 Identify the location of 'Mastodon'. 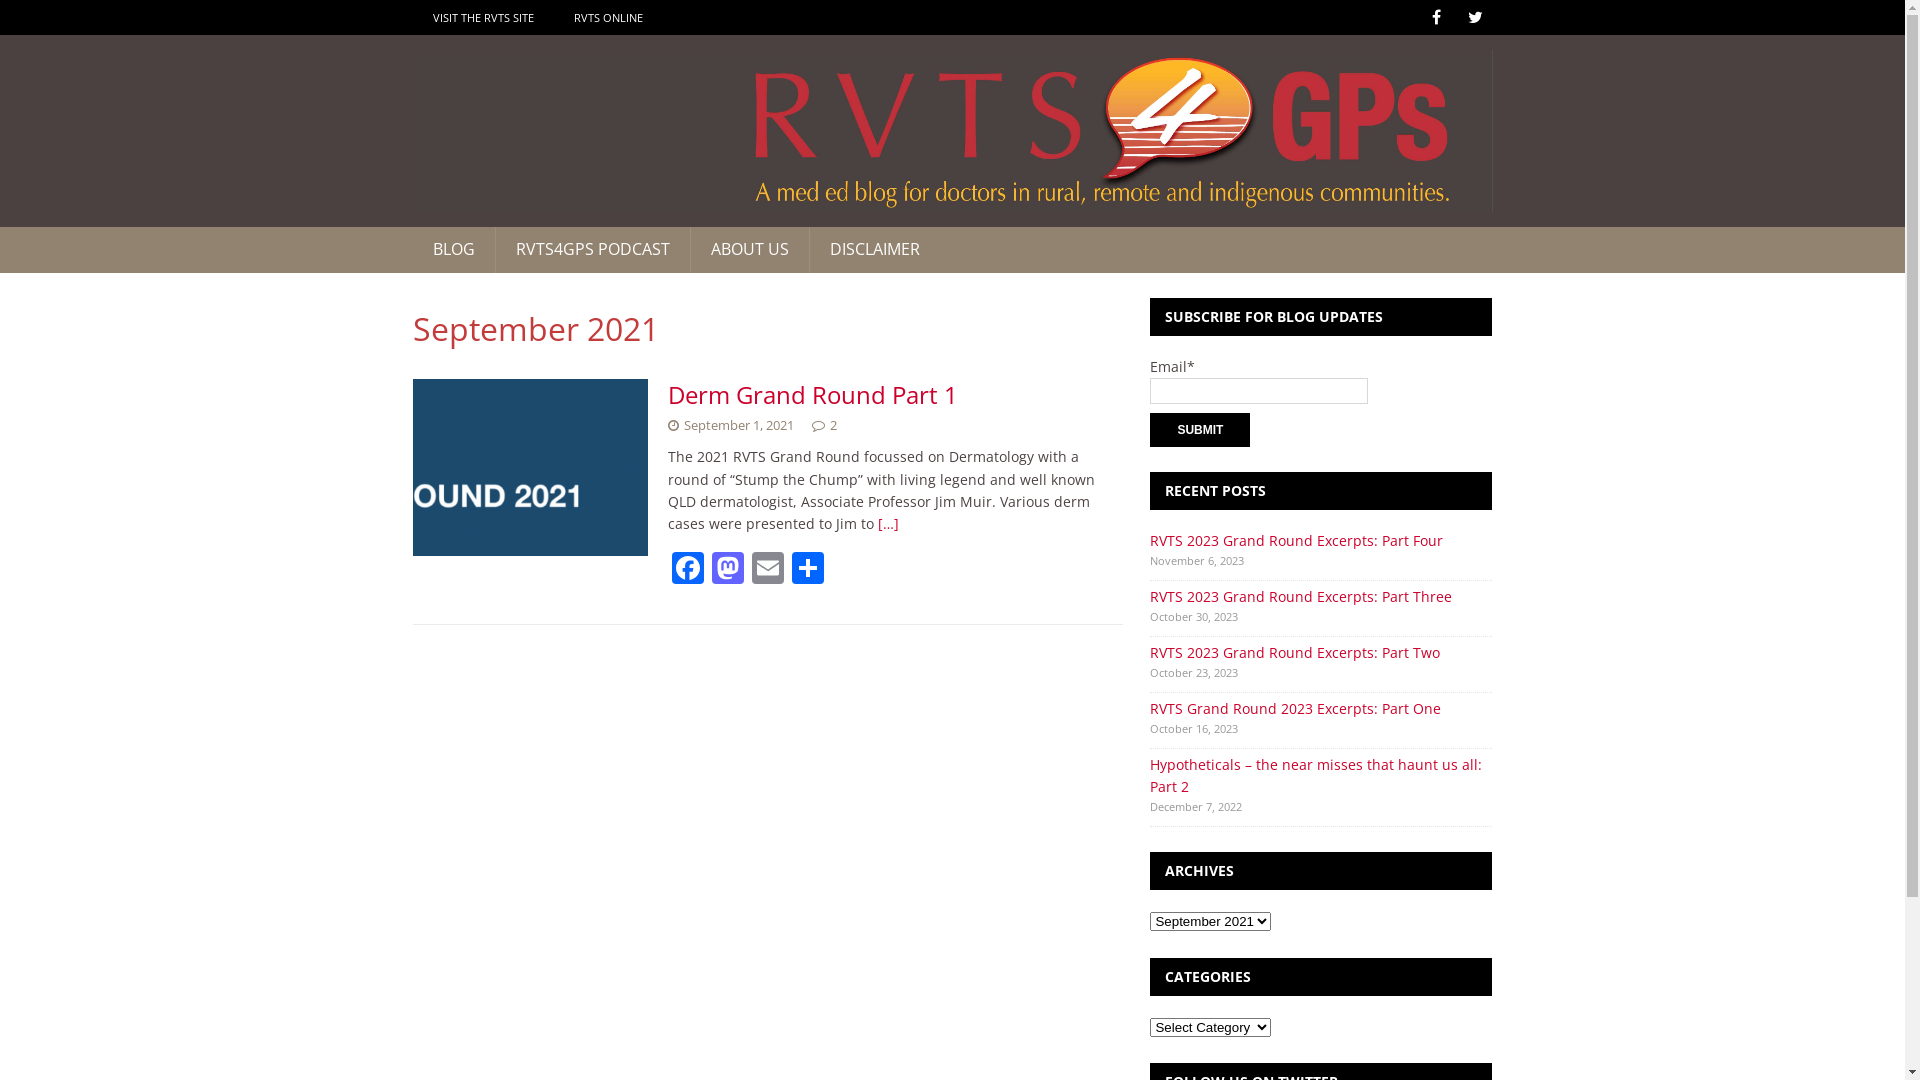
(708, 570).